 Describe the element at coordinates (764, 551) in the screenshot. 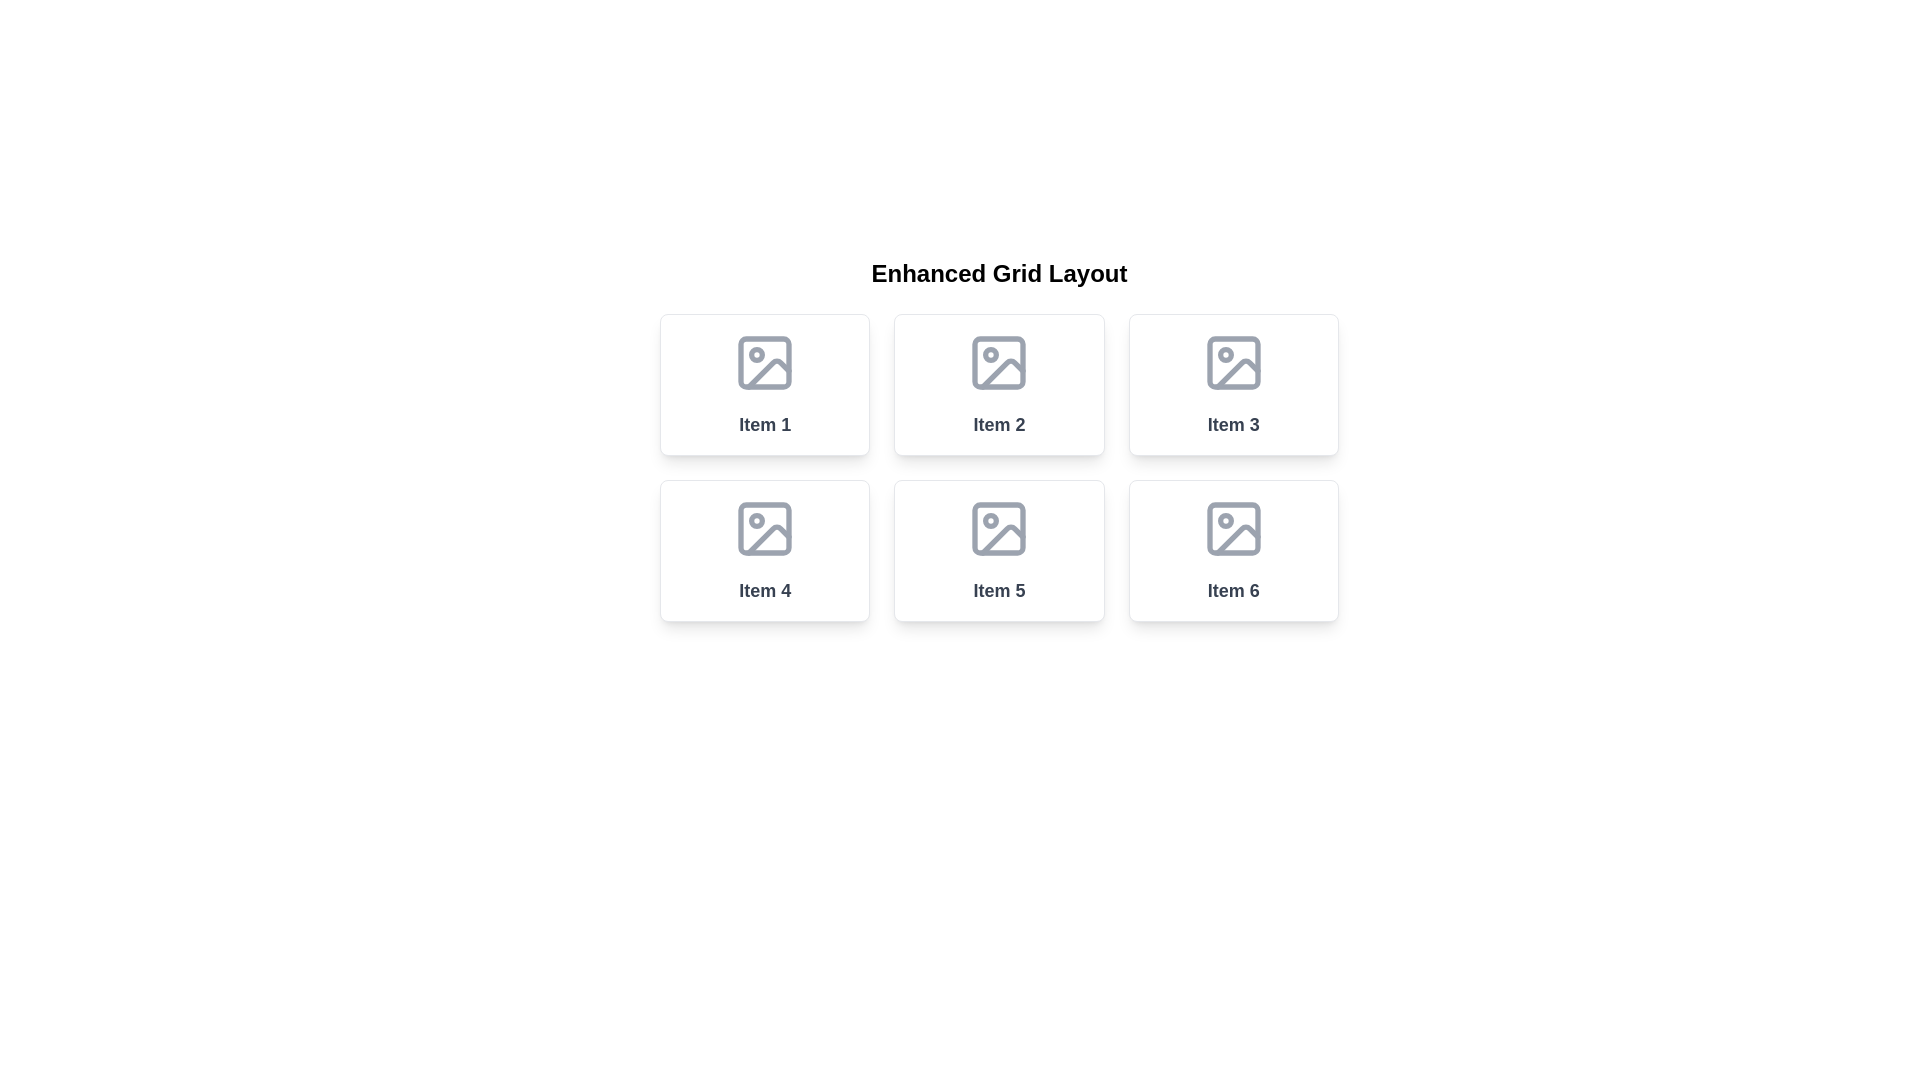

I see `the rectangular card with a white background and gray border, which displays the text 'Item 4' and an image placeholder icon at the top center` at that location.